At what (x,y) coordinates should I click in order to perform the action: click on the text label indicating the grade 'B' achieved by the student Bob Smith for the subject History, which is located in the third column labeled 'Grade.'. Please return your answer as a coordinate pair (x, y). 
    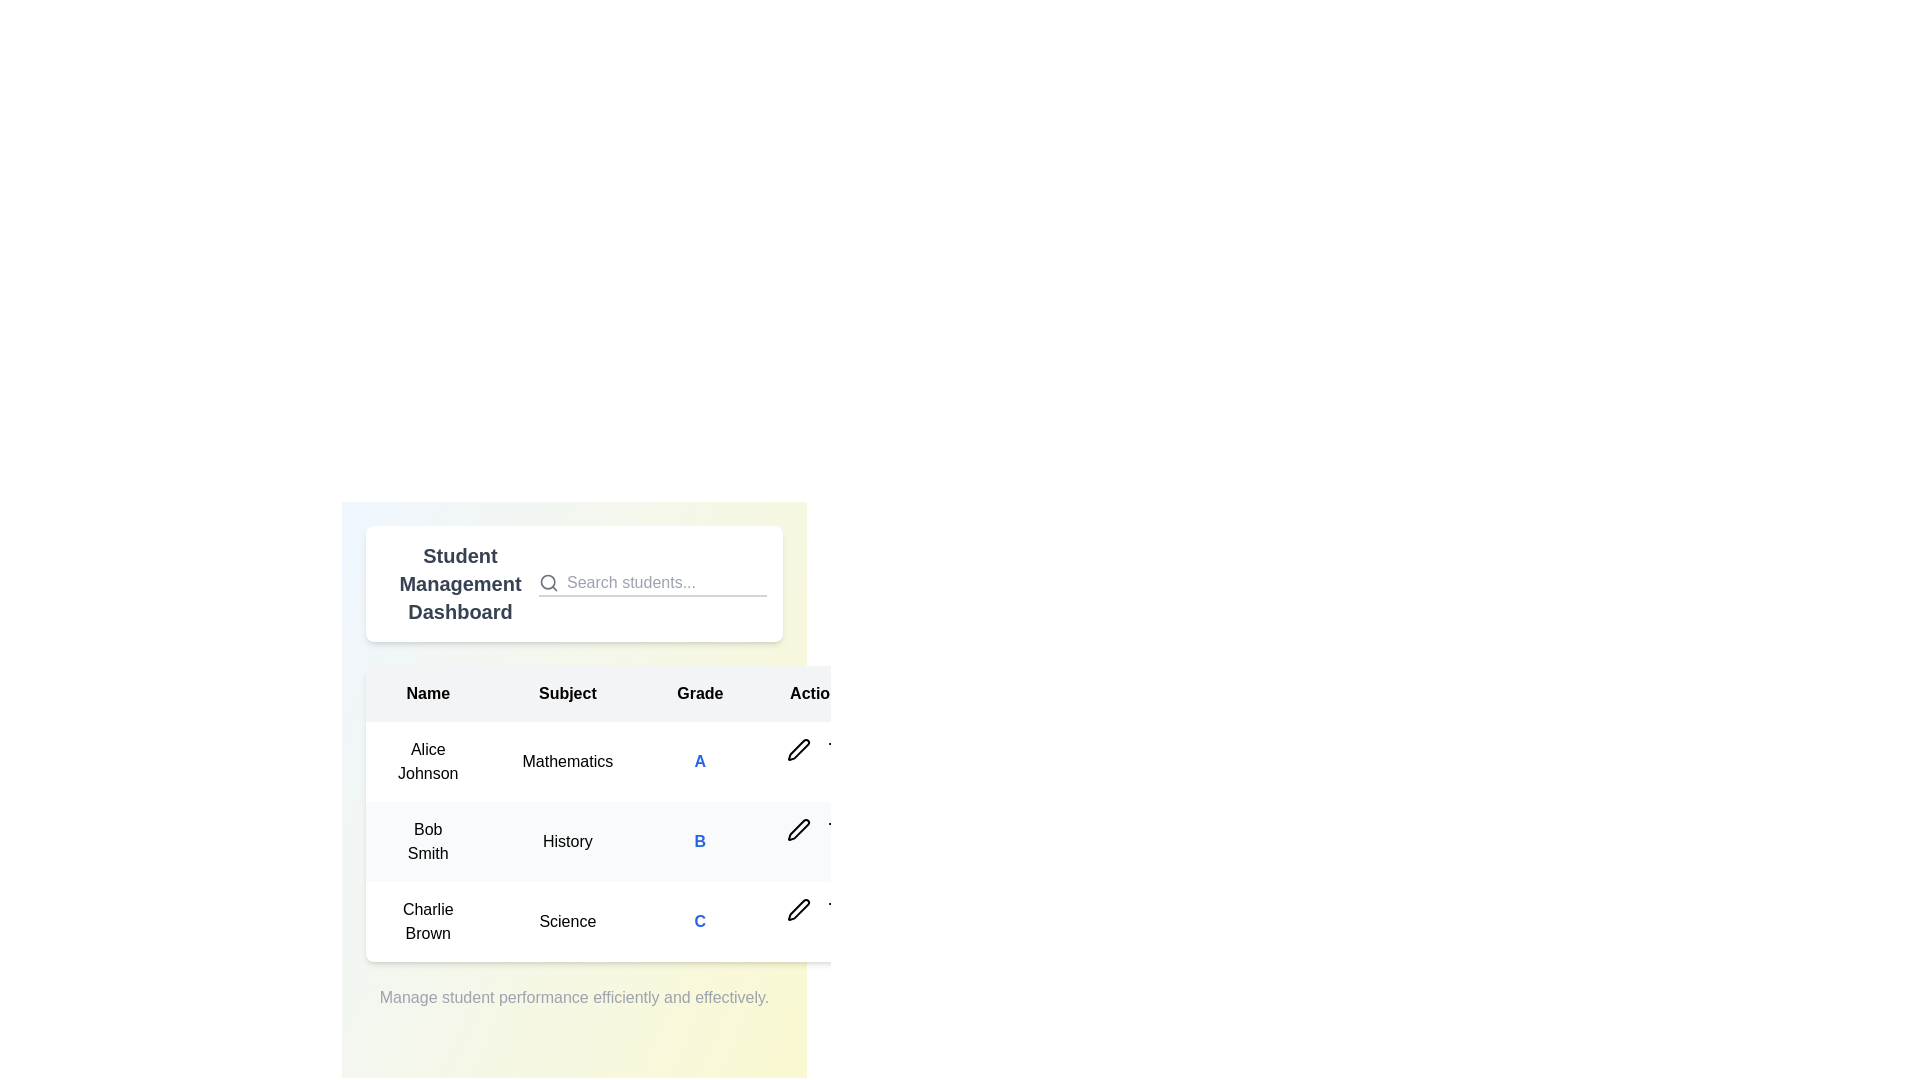
    Looking at the image, I should click on (700, 841).